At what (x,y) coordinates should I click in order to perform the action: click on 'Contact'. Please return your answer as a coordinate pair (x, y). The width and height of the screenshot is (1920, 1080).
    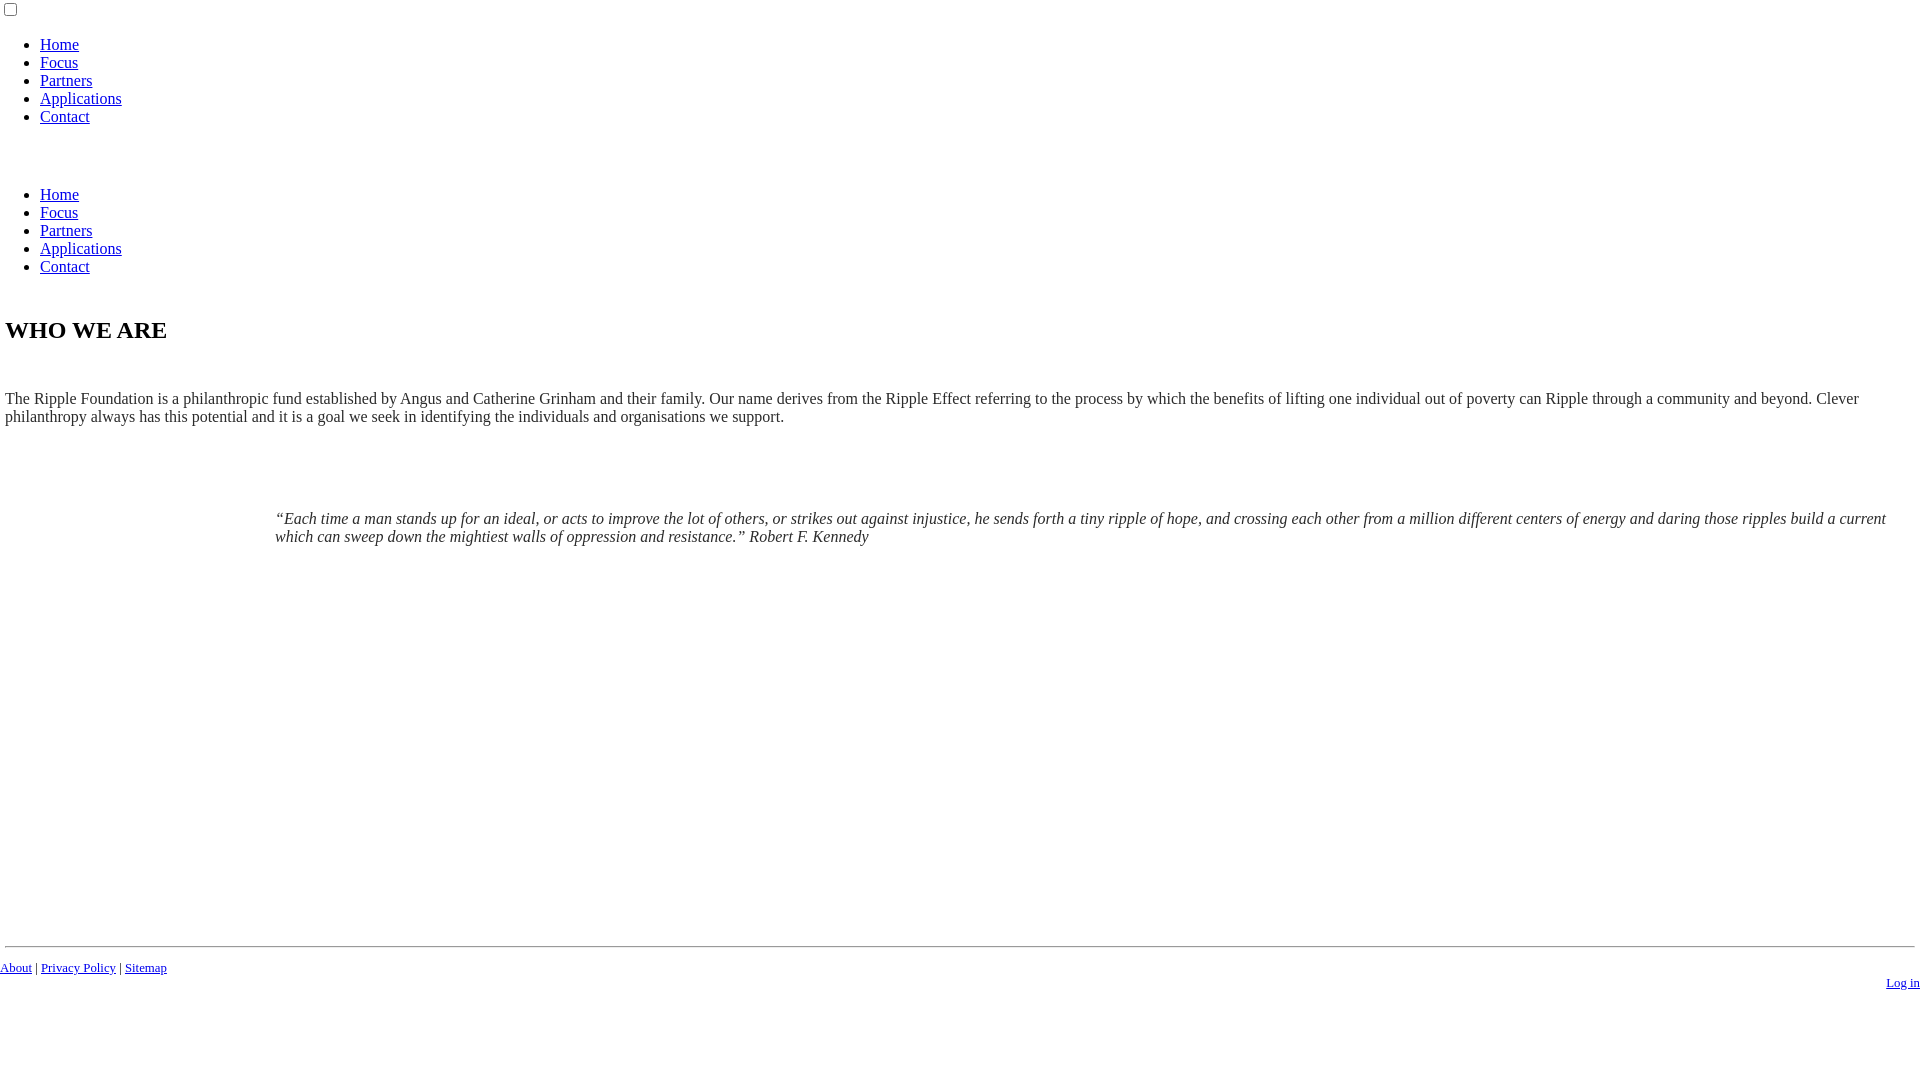
    Looking at the image, I should click on (65, 116).